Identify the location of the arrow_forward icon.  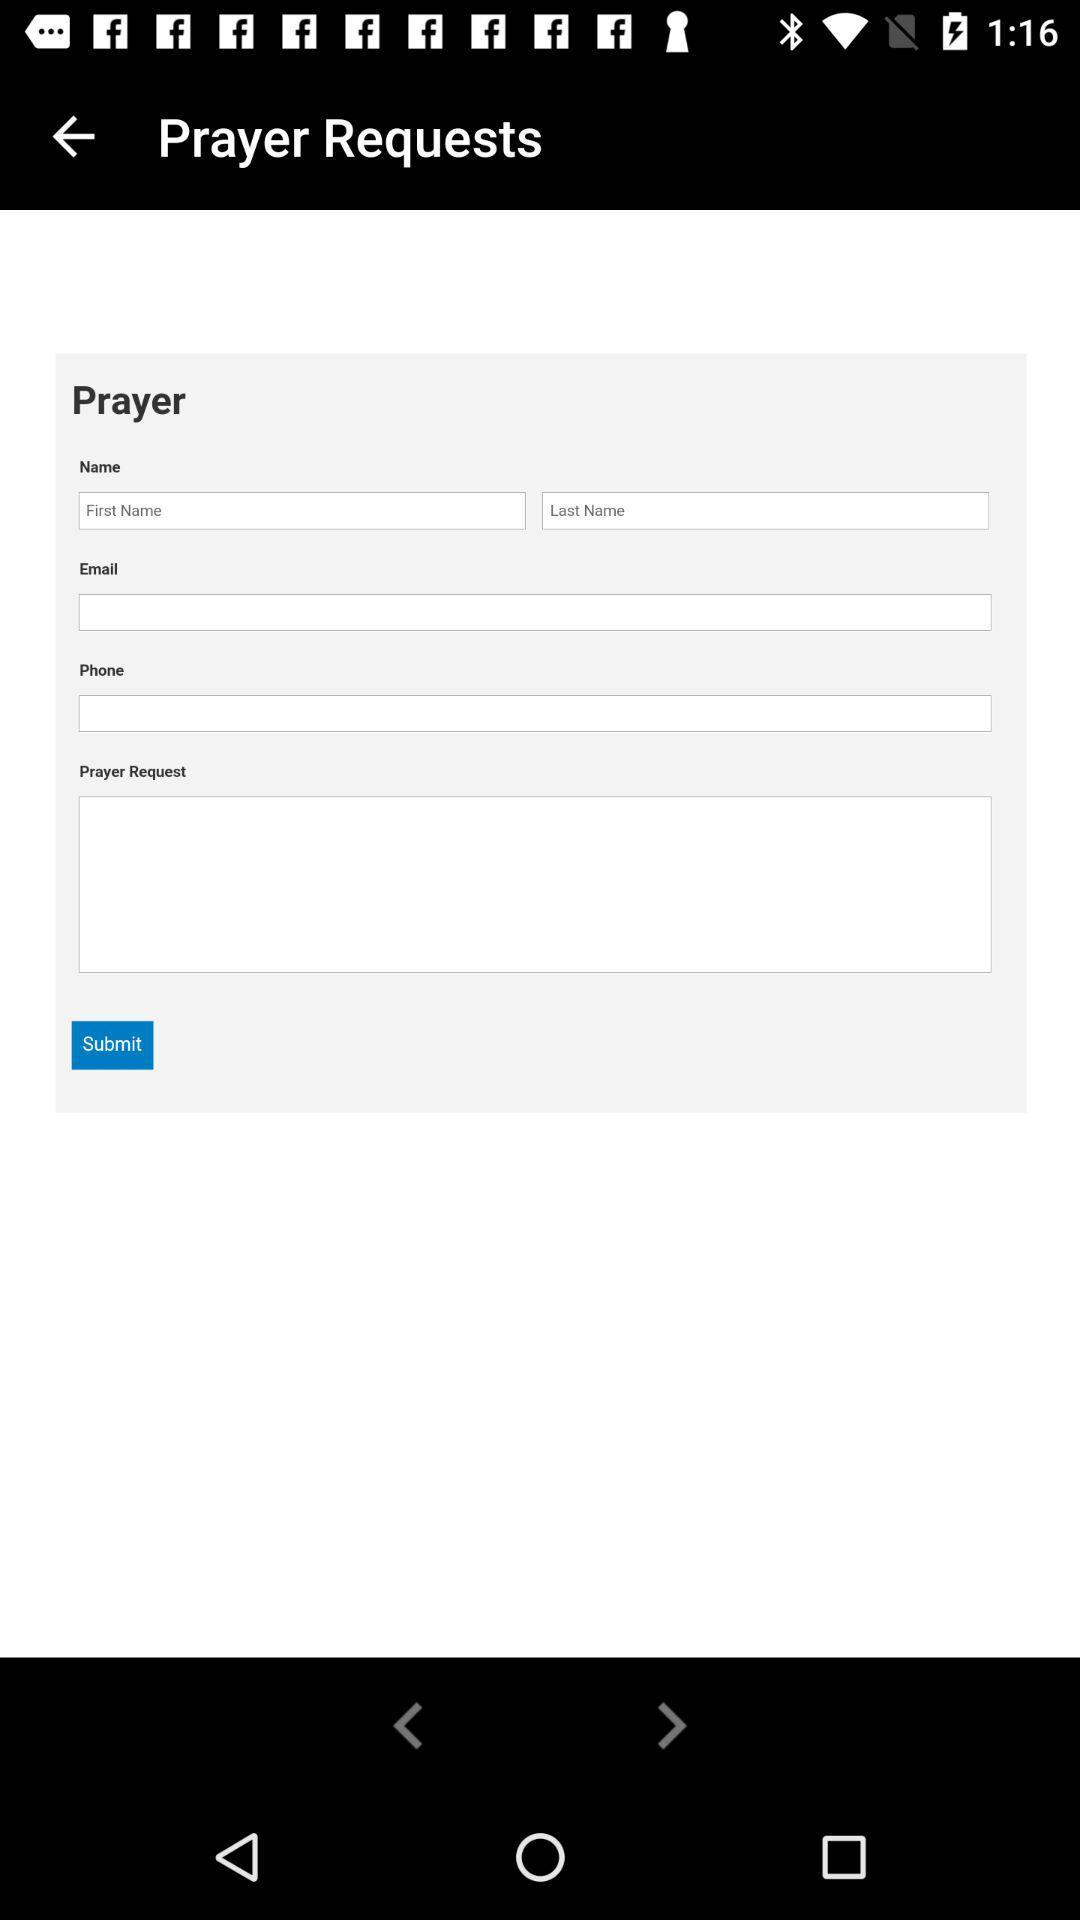
(671, 1724).